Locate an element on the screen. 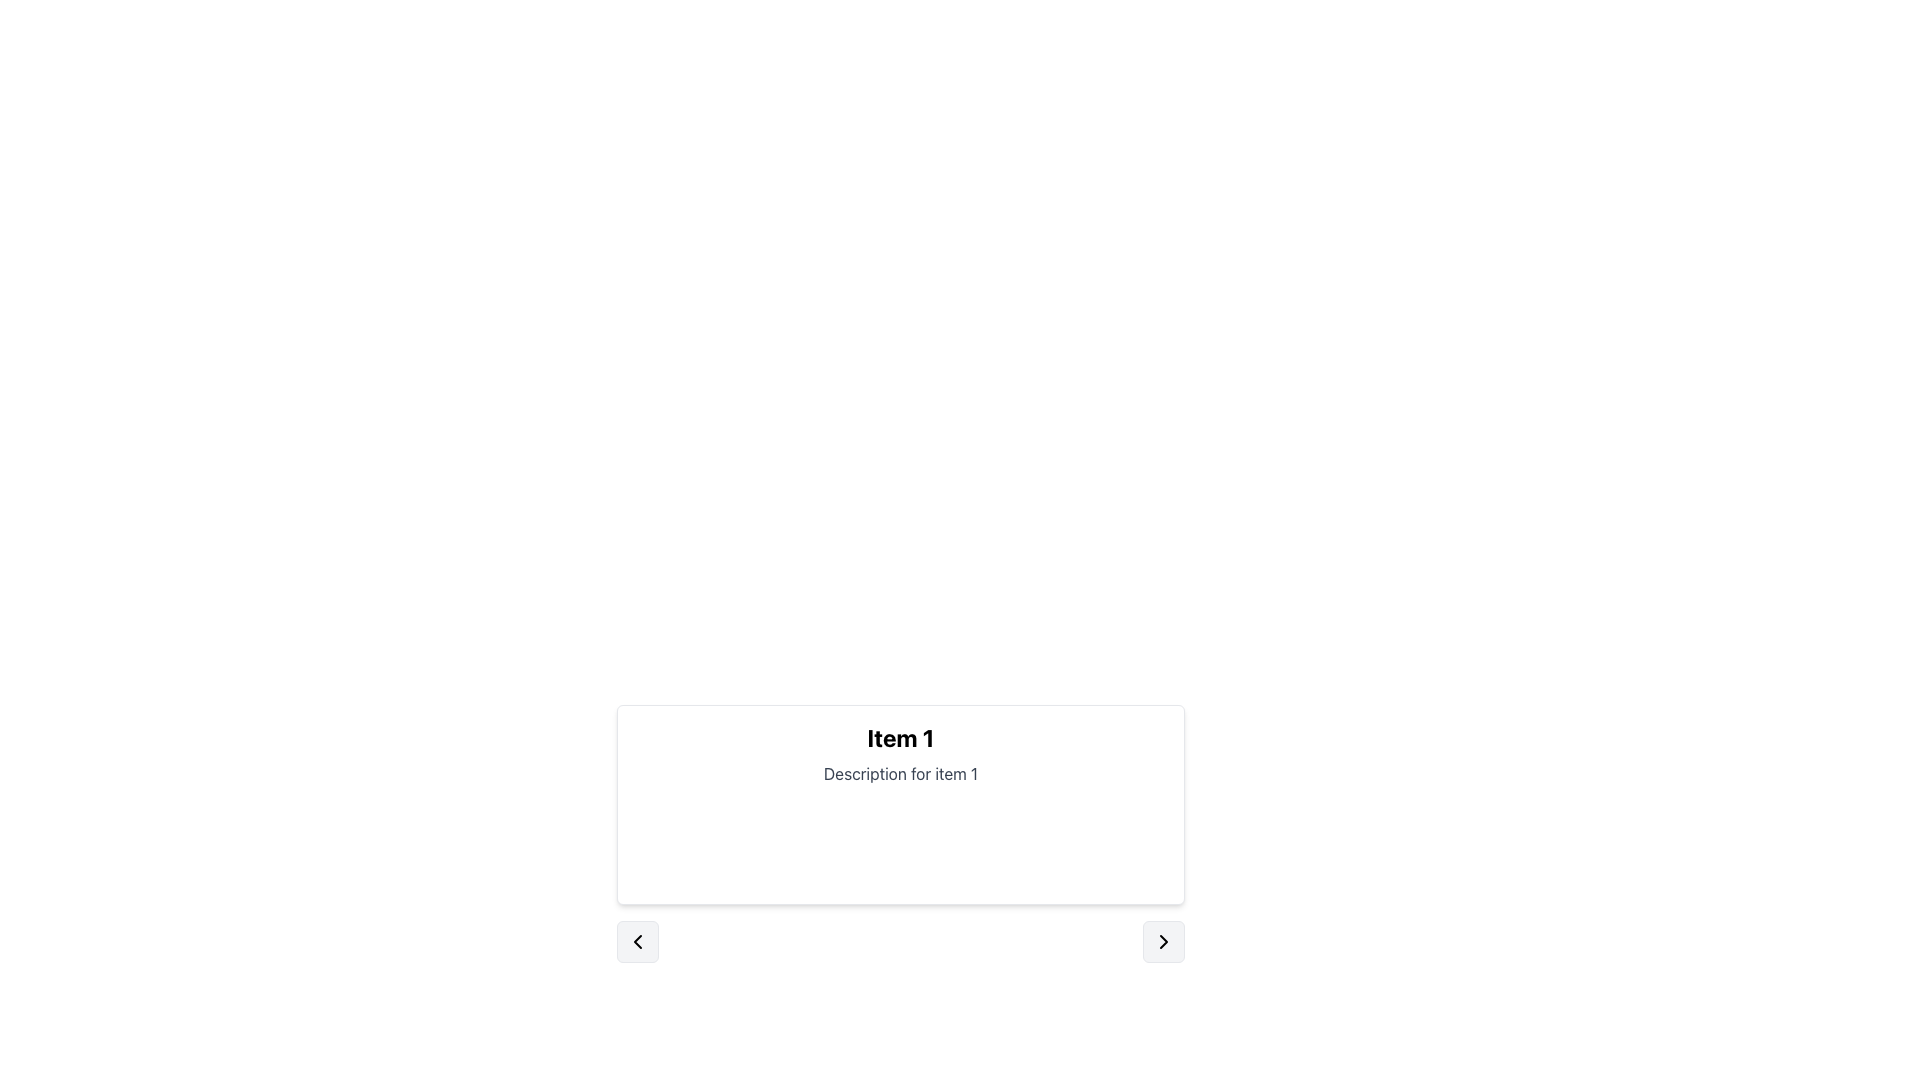 The height and width of the screenshot is (1080, 1920). the left-pointing arrow button located in the bottom-left corner of the dual-button navigation area beneath the 'Item 1' content card is located at coordinates (637, 941).